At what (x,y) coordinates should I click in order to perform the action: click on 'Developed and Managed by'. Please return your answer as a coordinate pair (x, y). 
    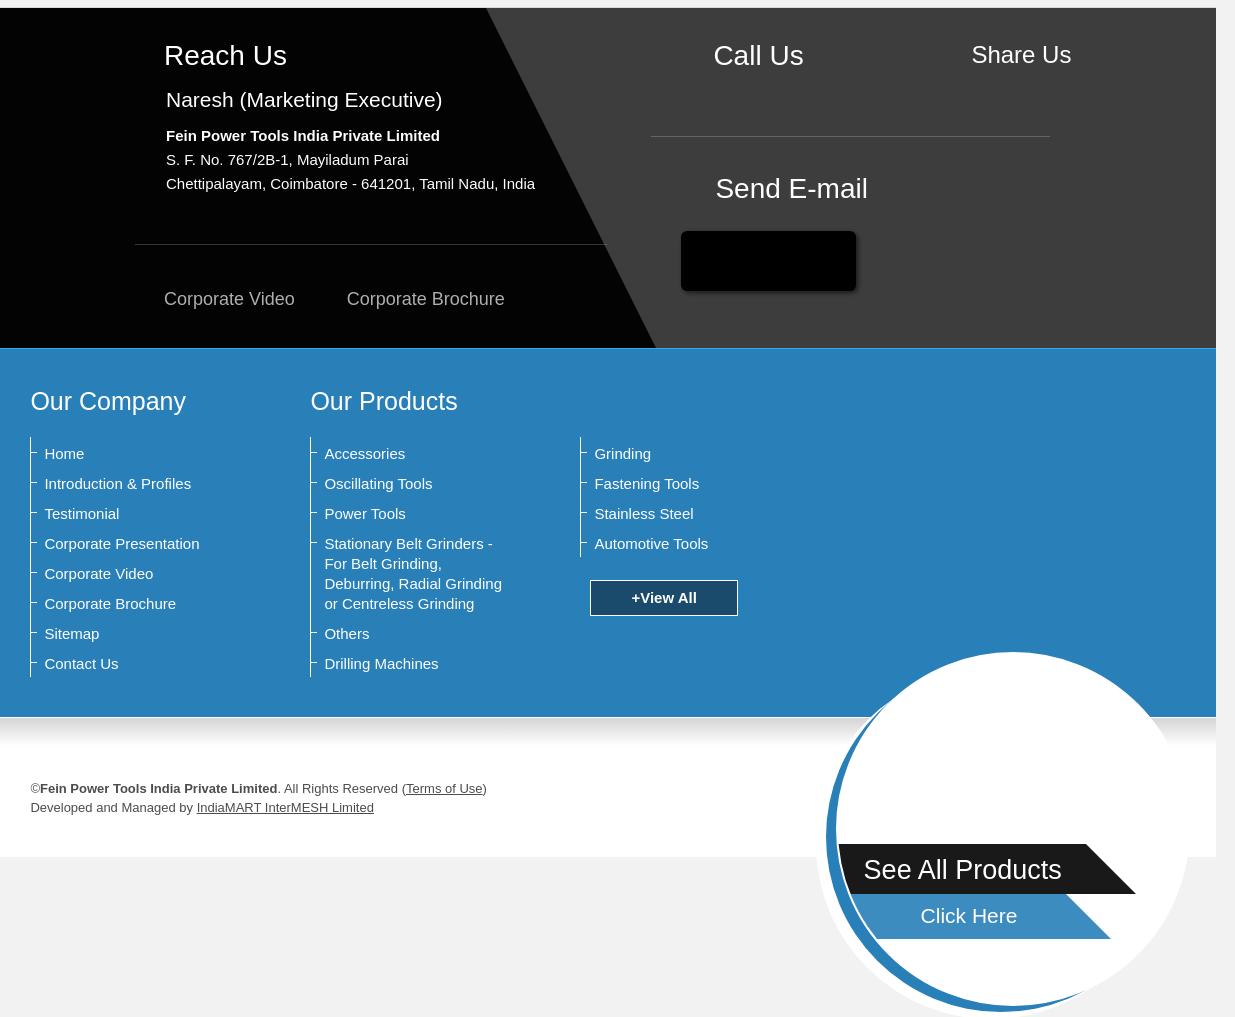
    Looking at the image, I should click on (112, 806).